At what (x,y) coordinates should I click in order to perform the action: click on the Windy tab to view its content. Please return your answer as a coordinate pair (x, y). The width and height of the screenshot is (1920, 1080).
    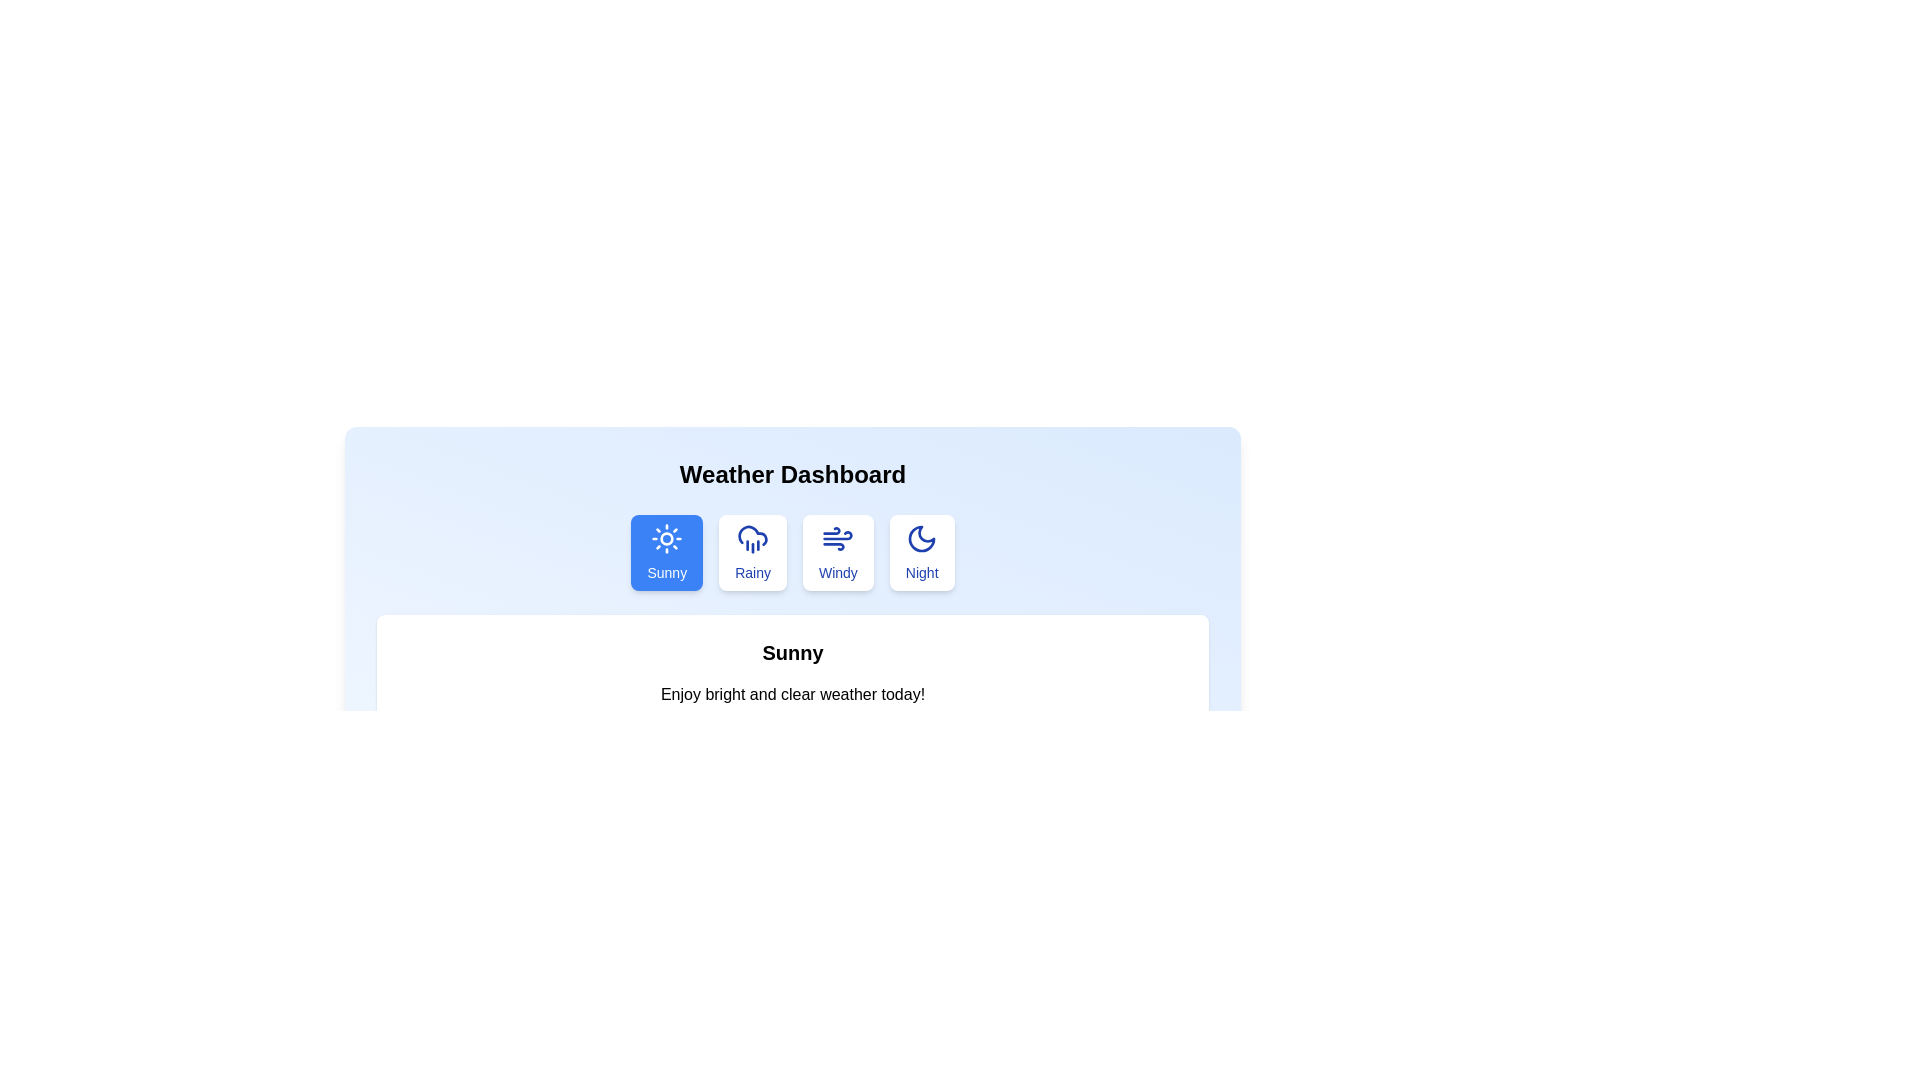
    Looking at the image, I should click on (838, 552).